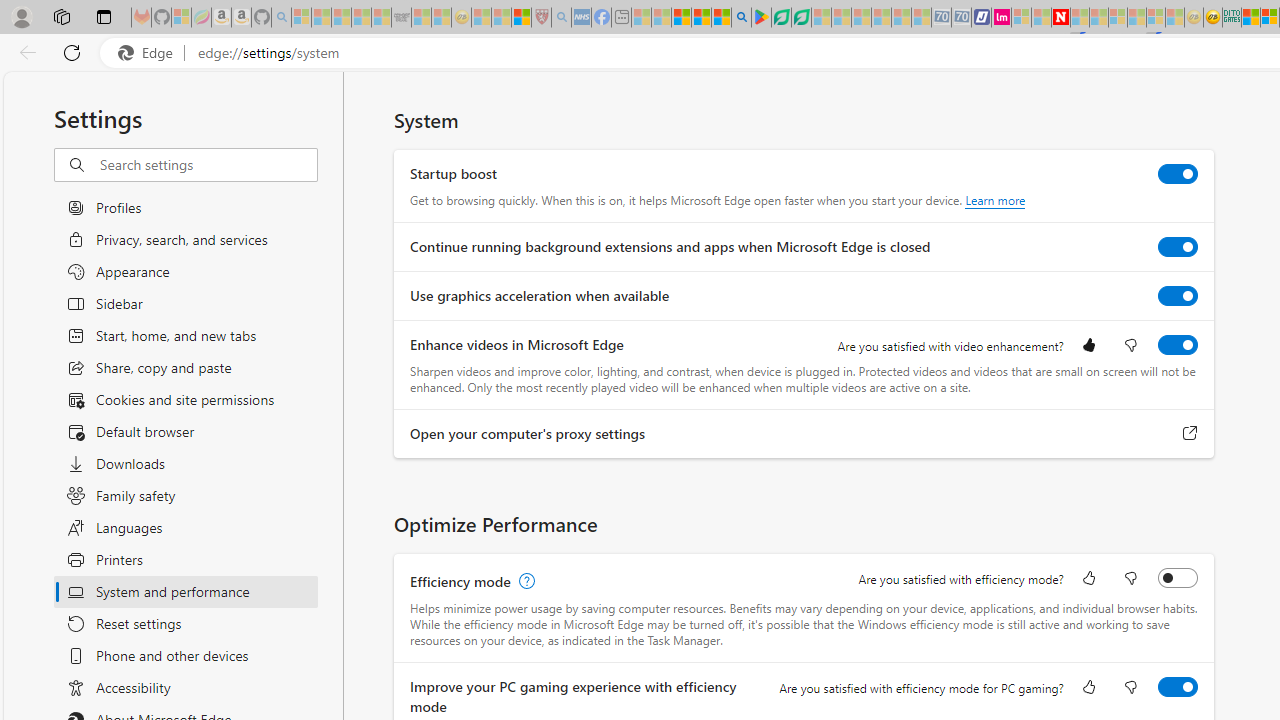 The width and height of the screenshot is (1280, 720). What do you see at coordinates (521, 17) in the screenshot?
I see `'Local - MSN'` at bounding box center [521, 17].